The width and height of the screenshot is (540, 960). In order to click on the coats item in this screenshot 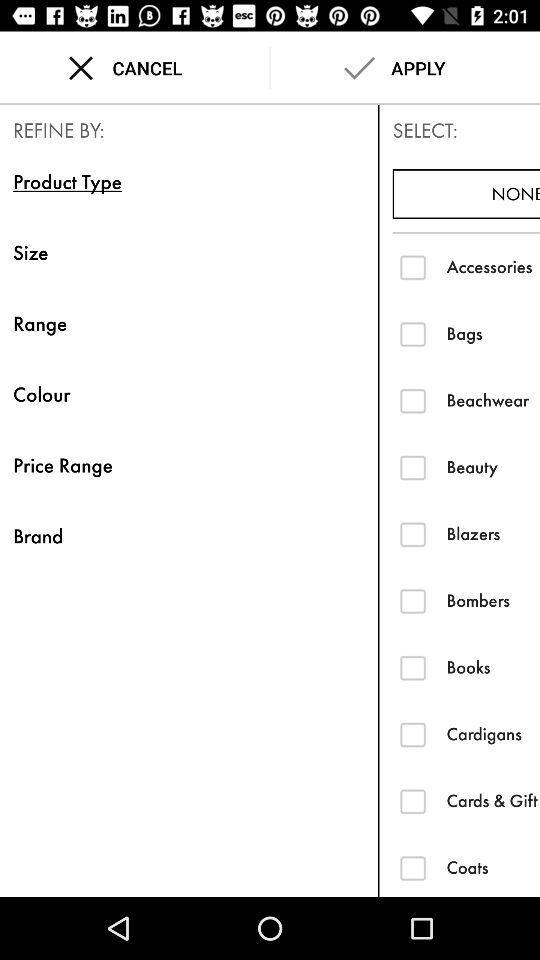, I will do `click(492, 866)`.